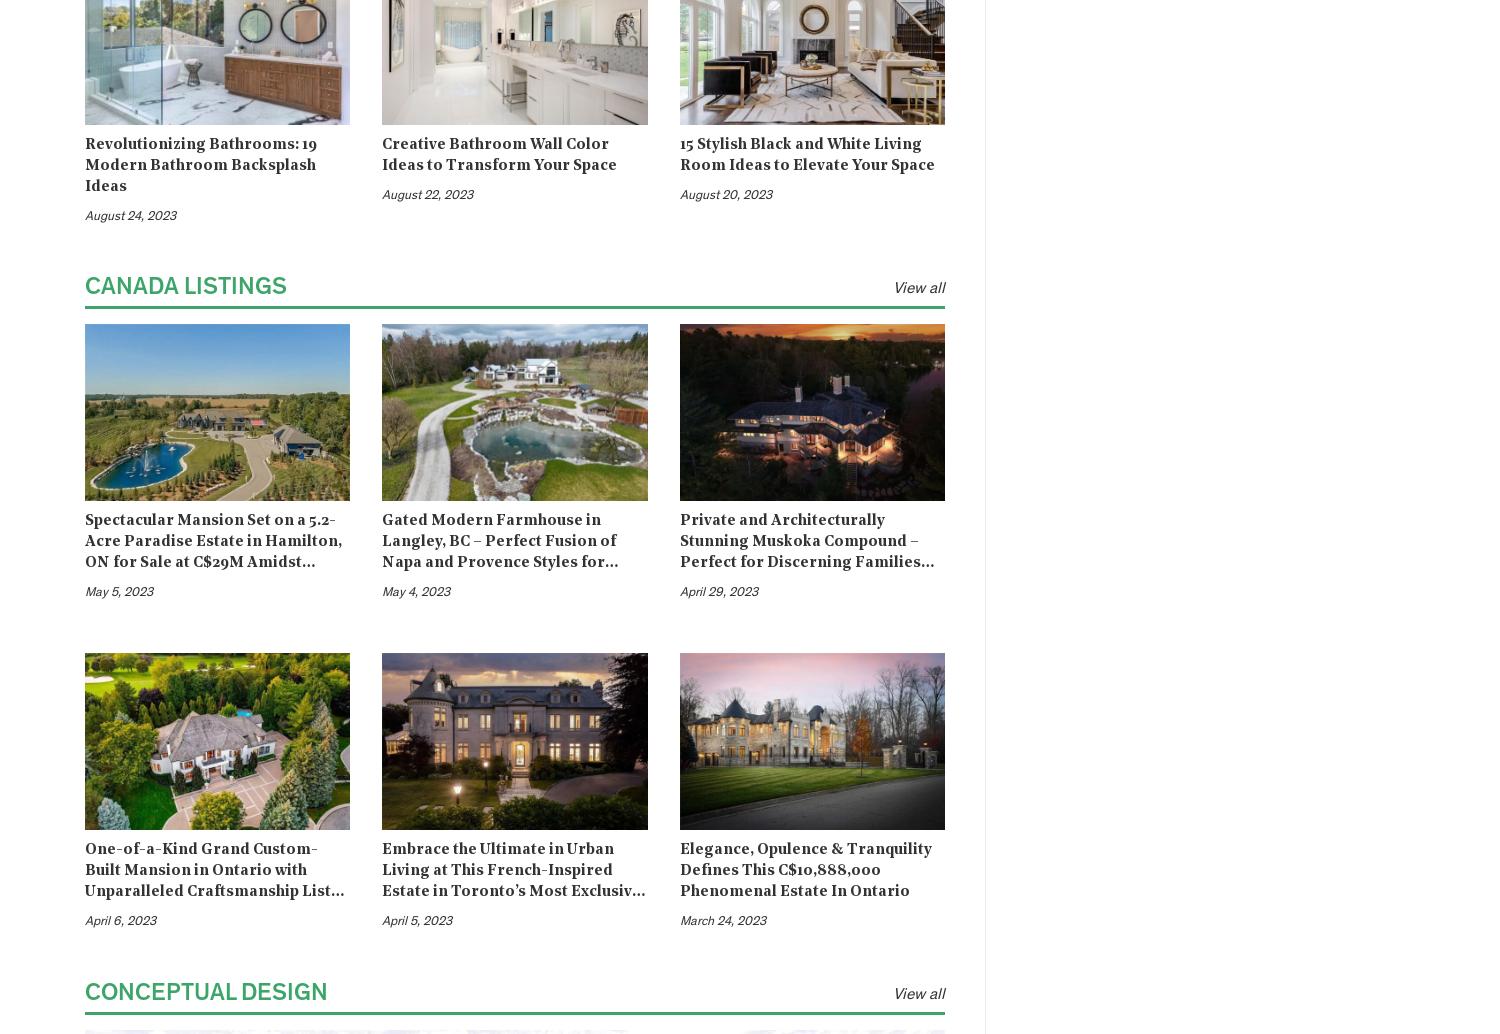 The height and width of the screenshot is (1034, 1500). I want to click on 'August 20, 2023', so click(723, 195).